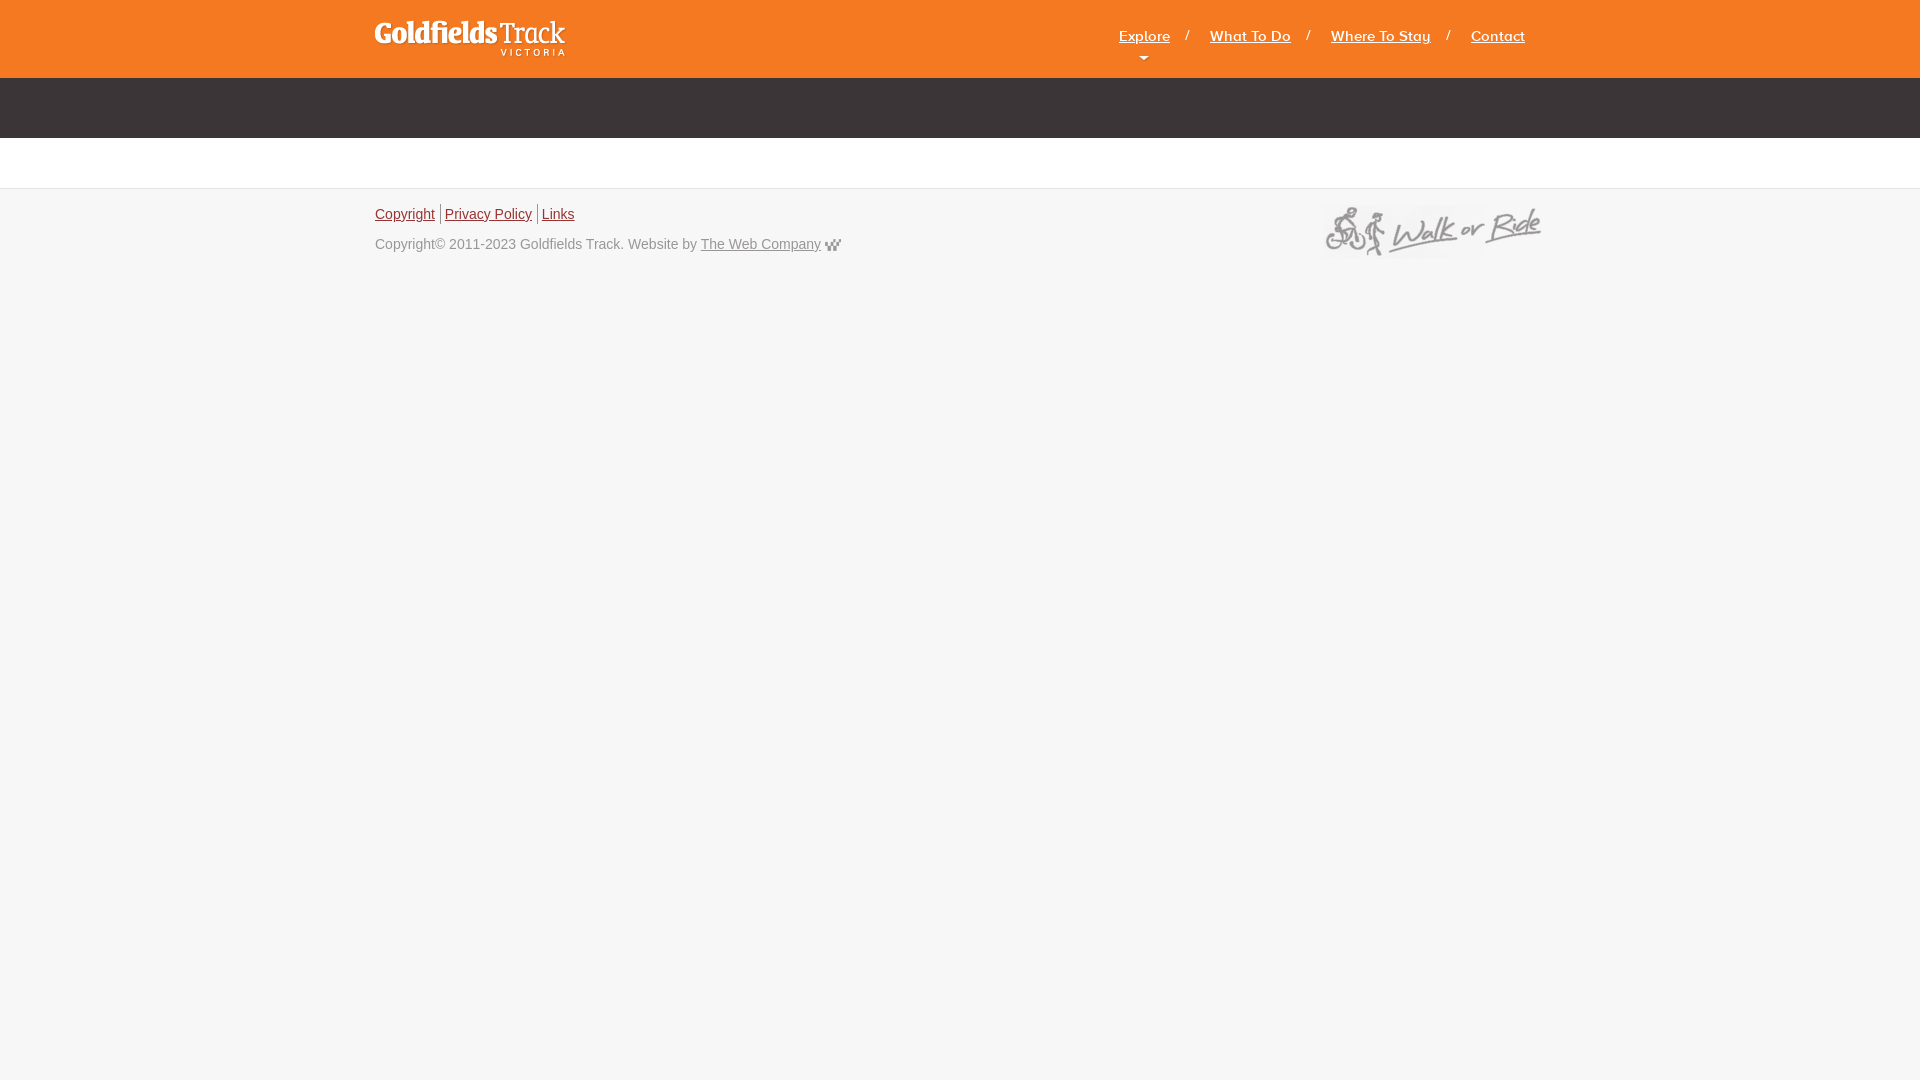 The width and height of the screenshot is (1920, 1080). I want to click on 'Contact', so click(1497, 36).